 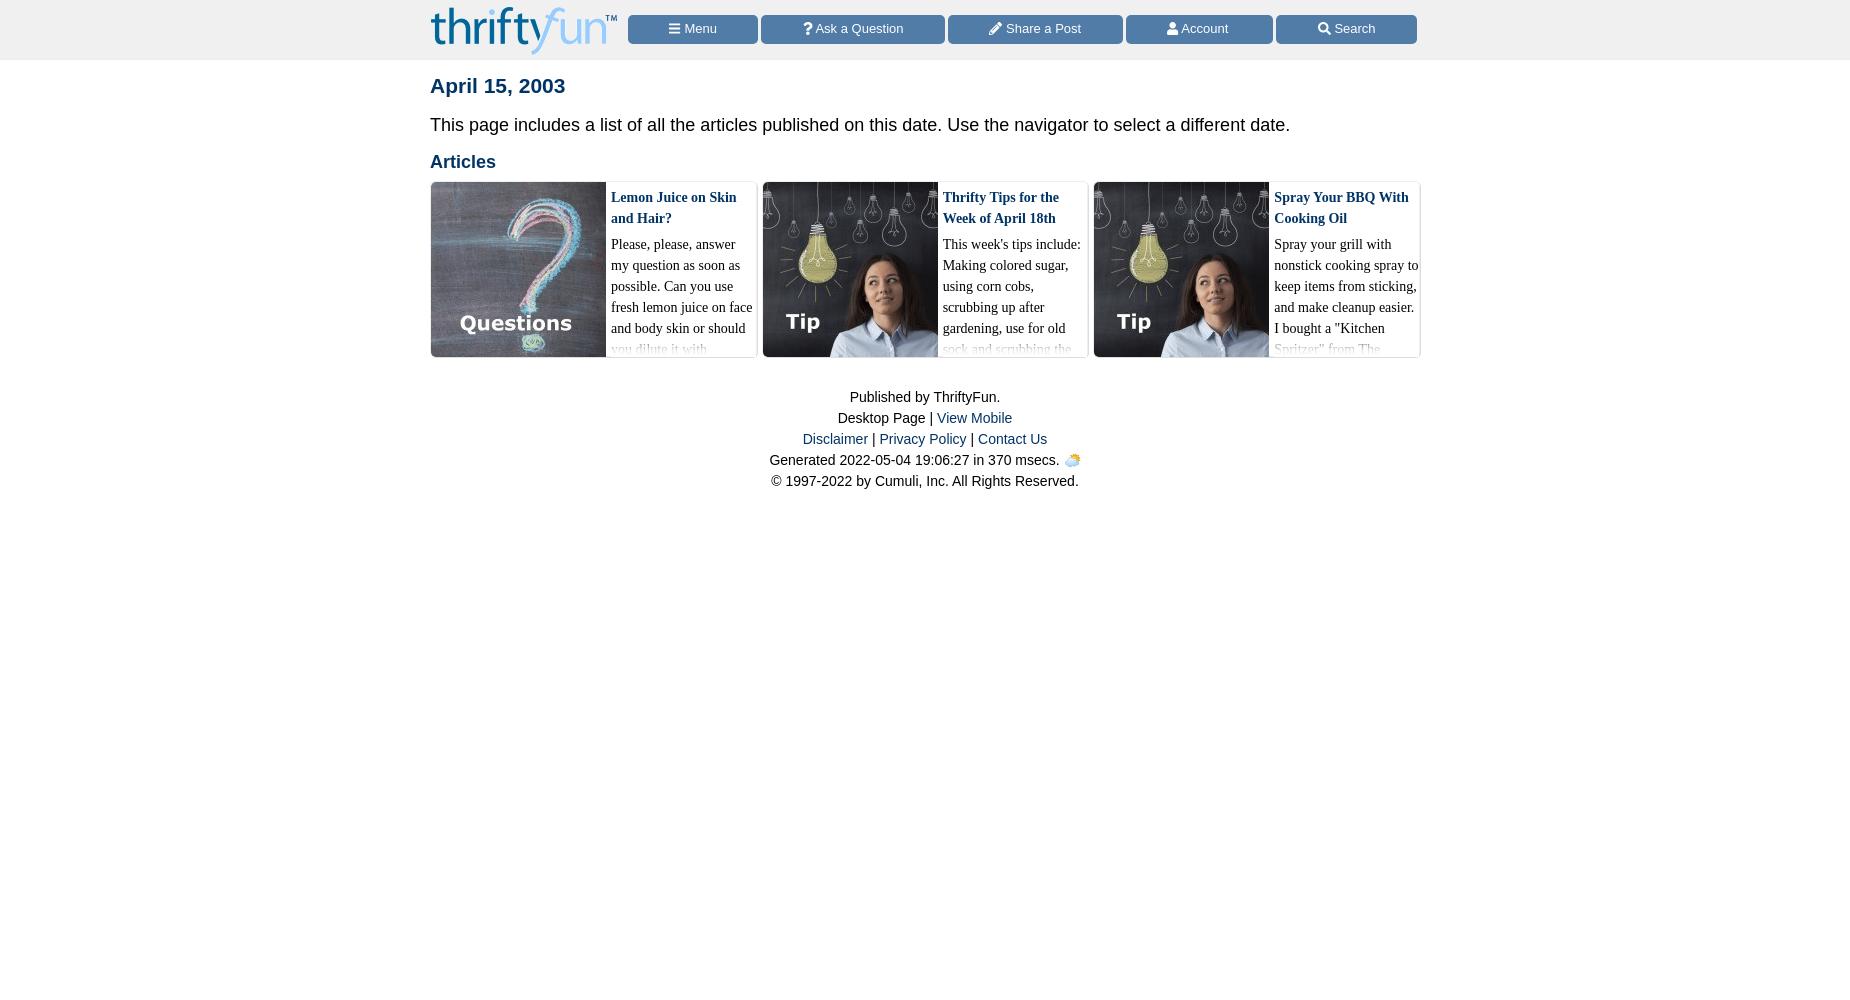 I want to click on 'Lemon Juice on Skin and Hair?', so click(x=611, y=206).